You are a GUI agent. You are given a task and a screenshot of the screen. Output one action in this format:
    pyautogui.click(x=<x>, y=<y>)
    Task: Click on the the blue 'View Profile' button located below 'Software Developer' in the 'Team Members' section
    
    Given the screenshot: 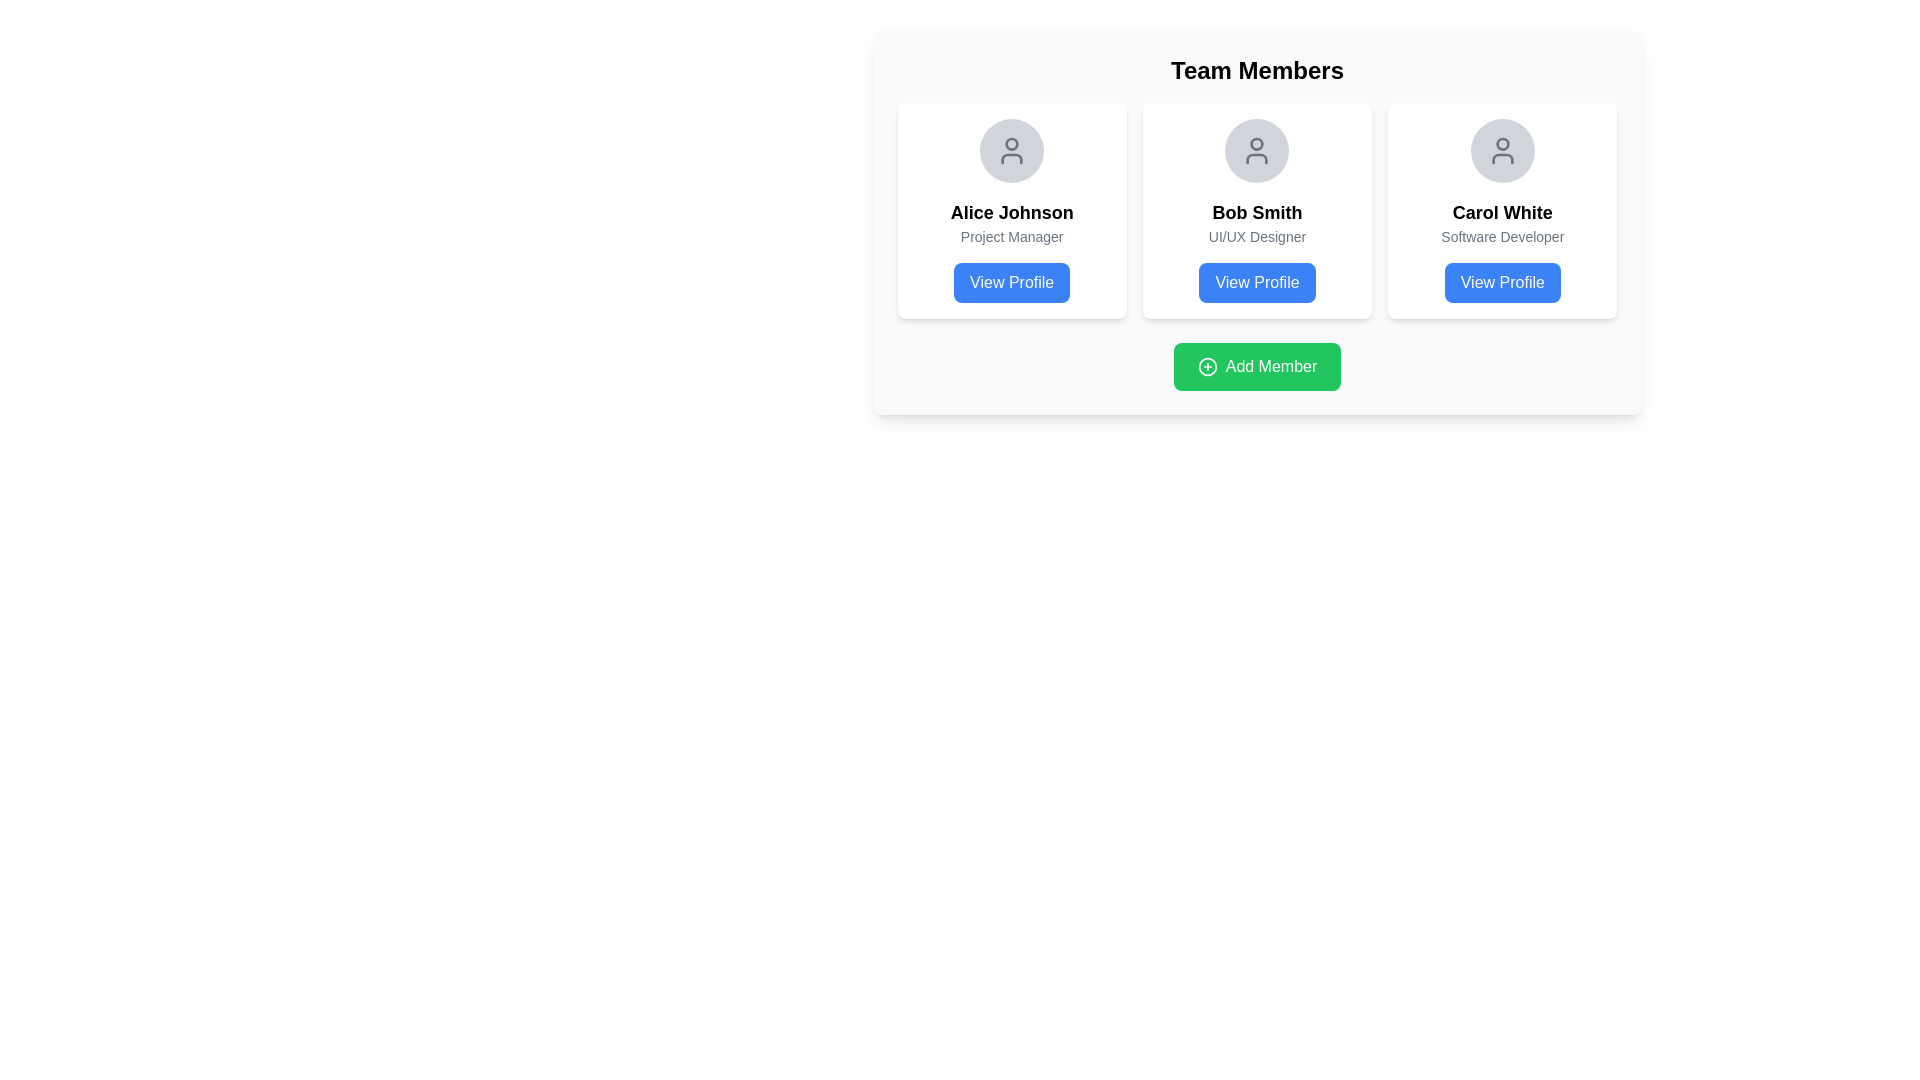 What is the action you would take?
    pyautogui.click(x=1502, y=282)
    